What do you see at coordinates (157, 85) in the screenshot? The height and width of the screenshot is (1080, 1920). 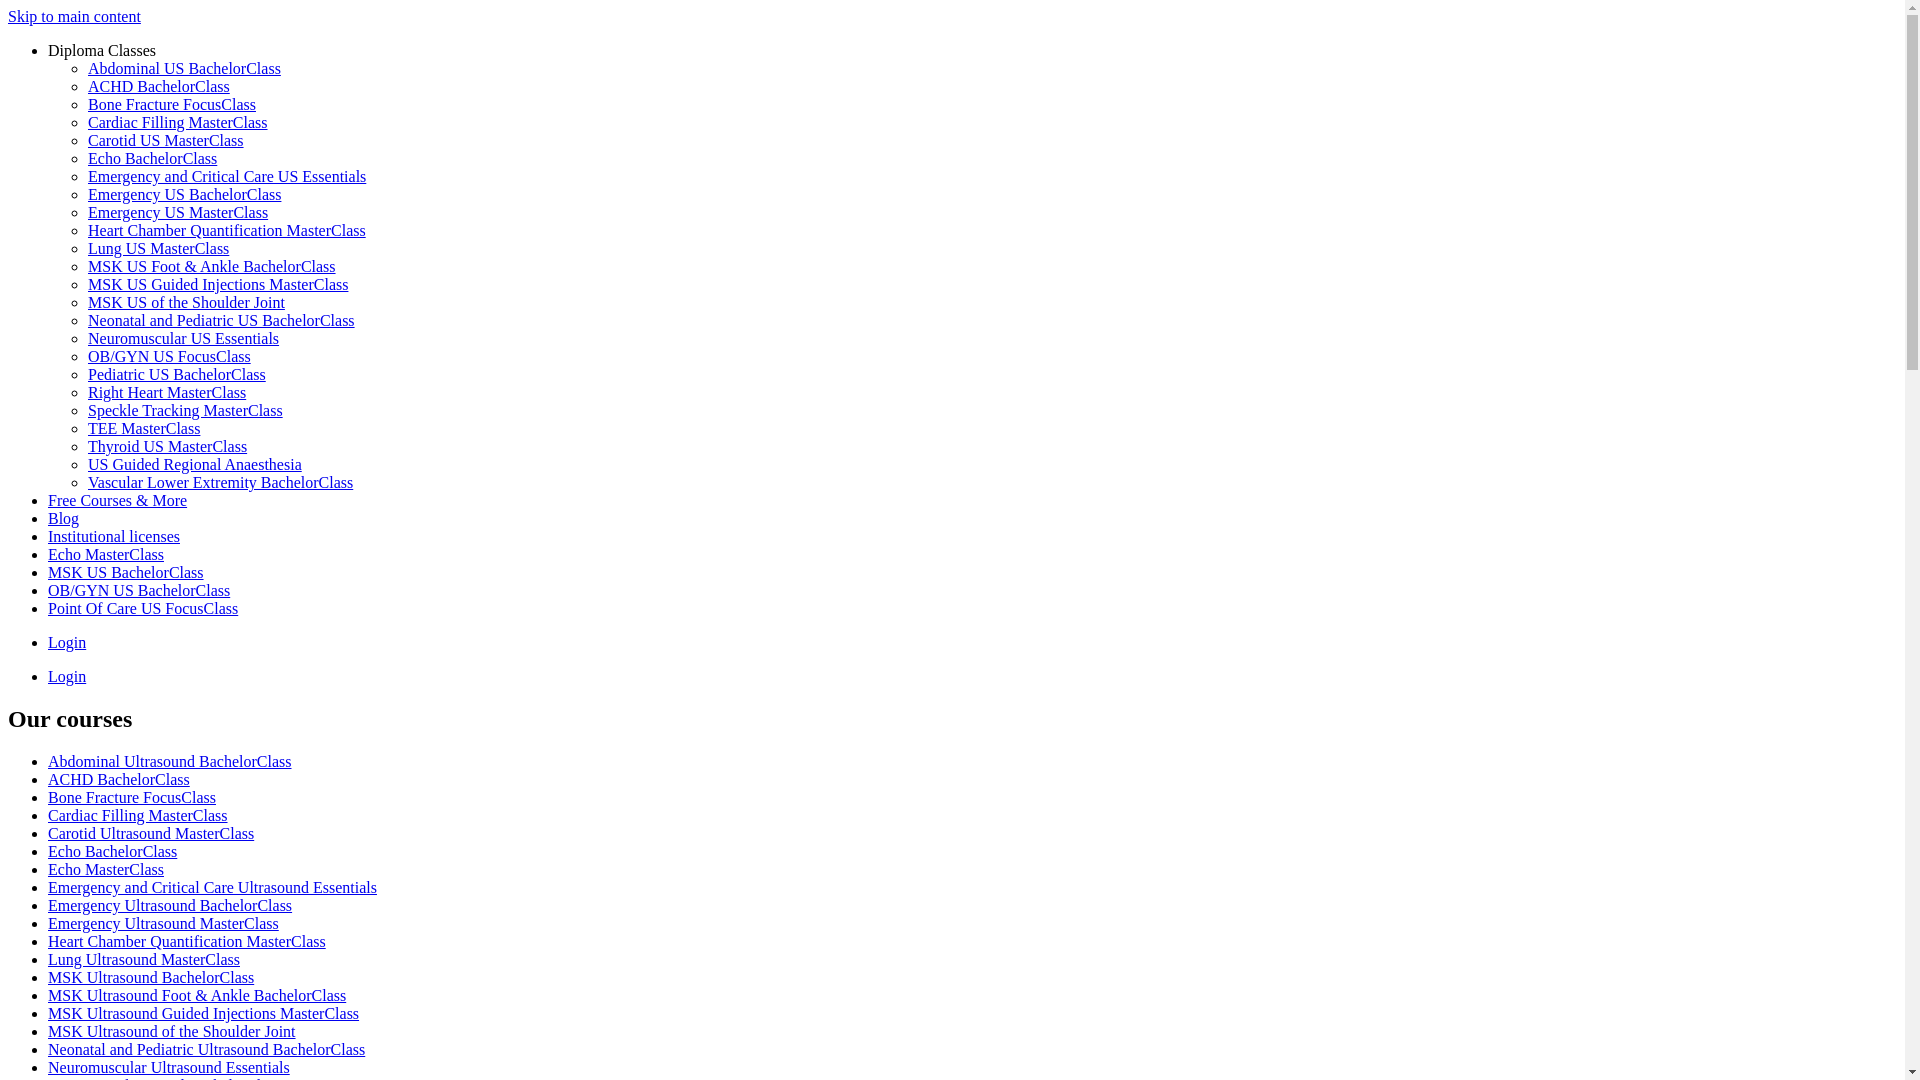 I see `'ACHD BachelorClass'` at bounding box center [157, 85].